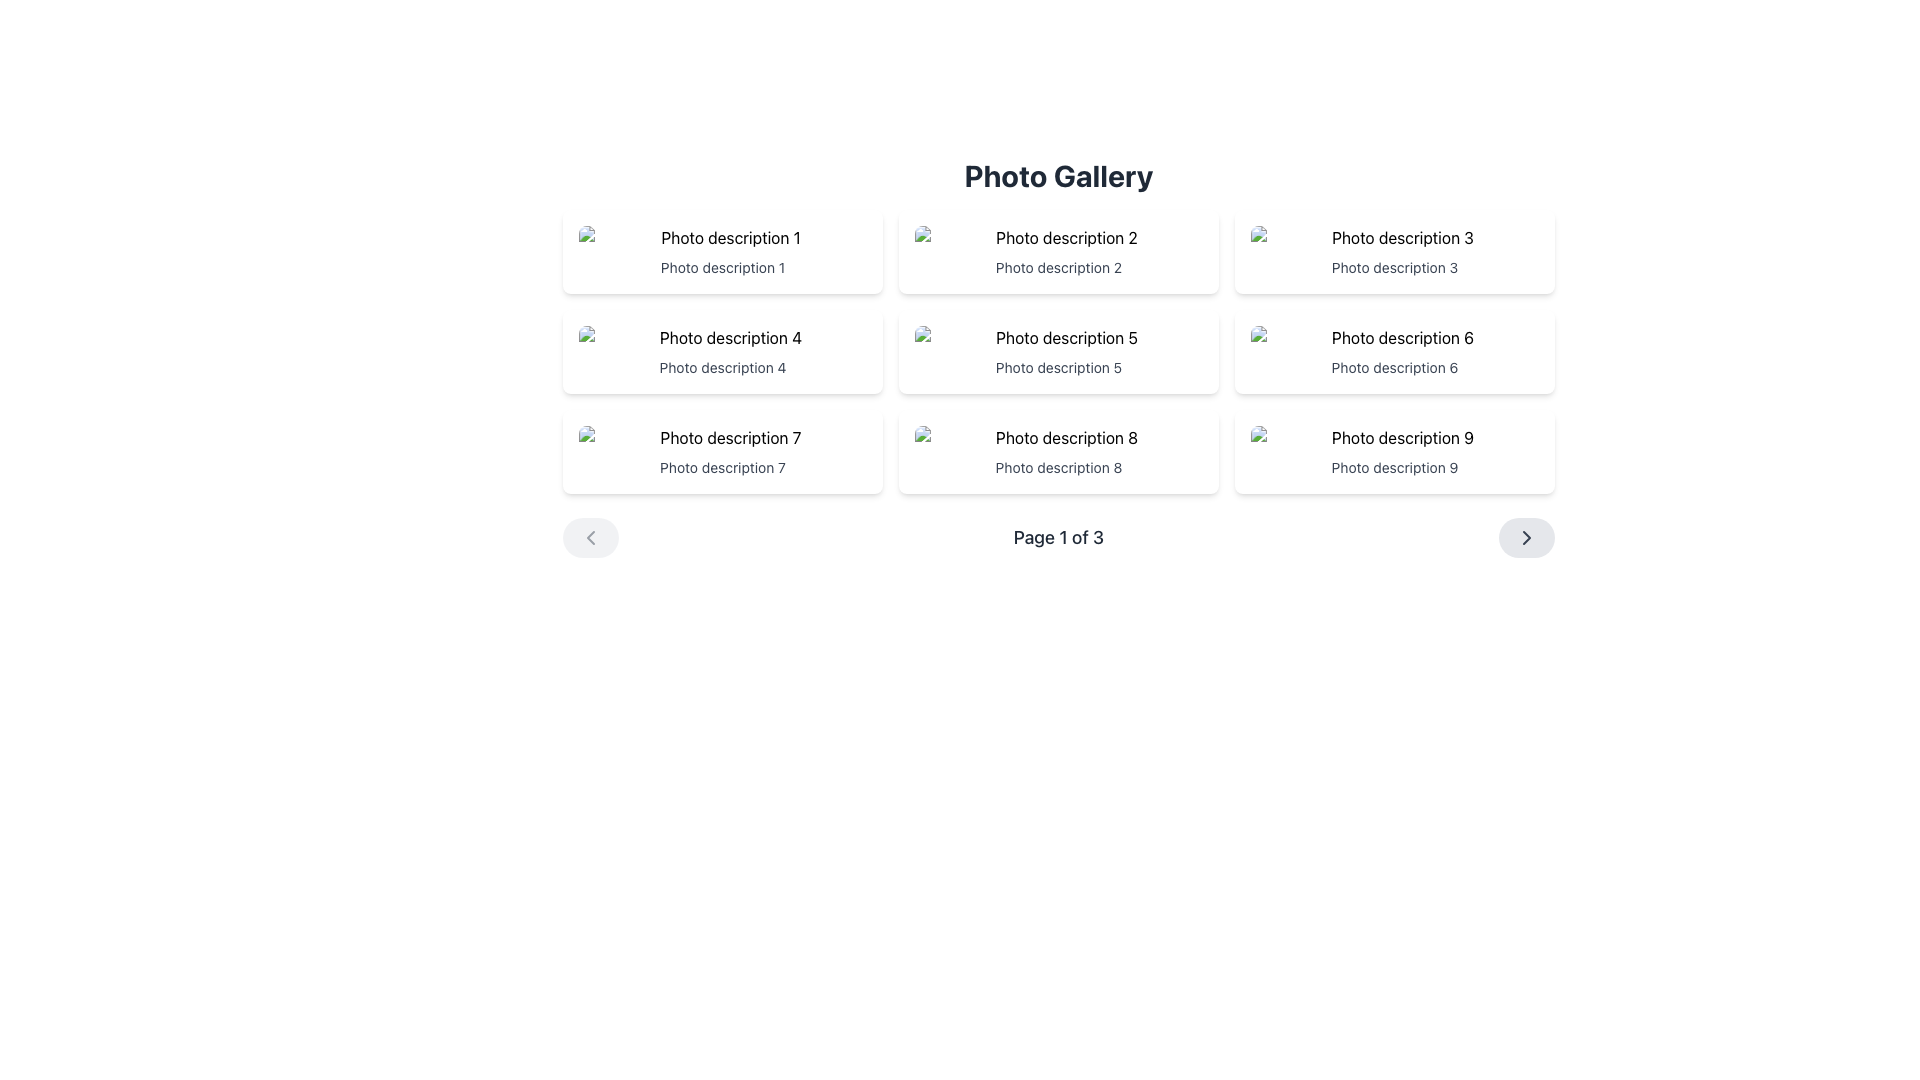 This screenshot has height=1080, width=1920. I want to click on the circular button icon located near the bottom-left corner of the page, so click(589, 536).